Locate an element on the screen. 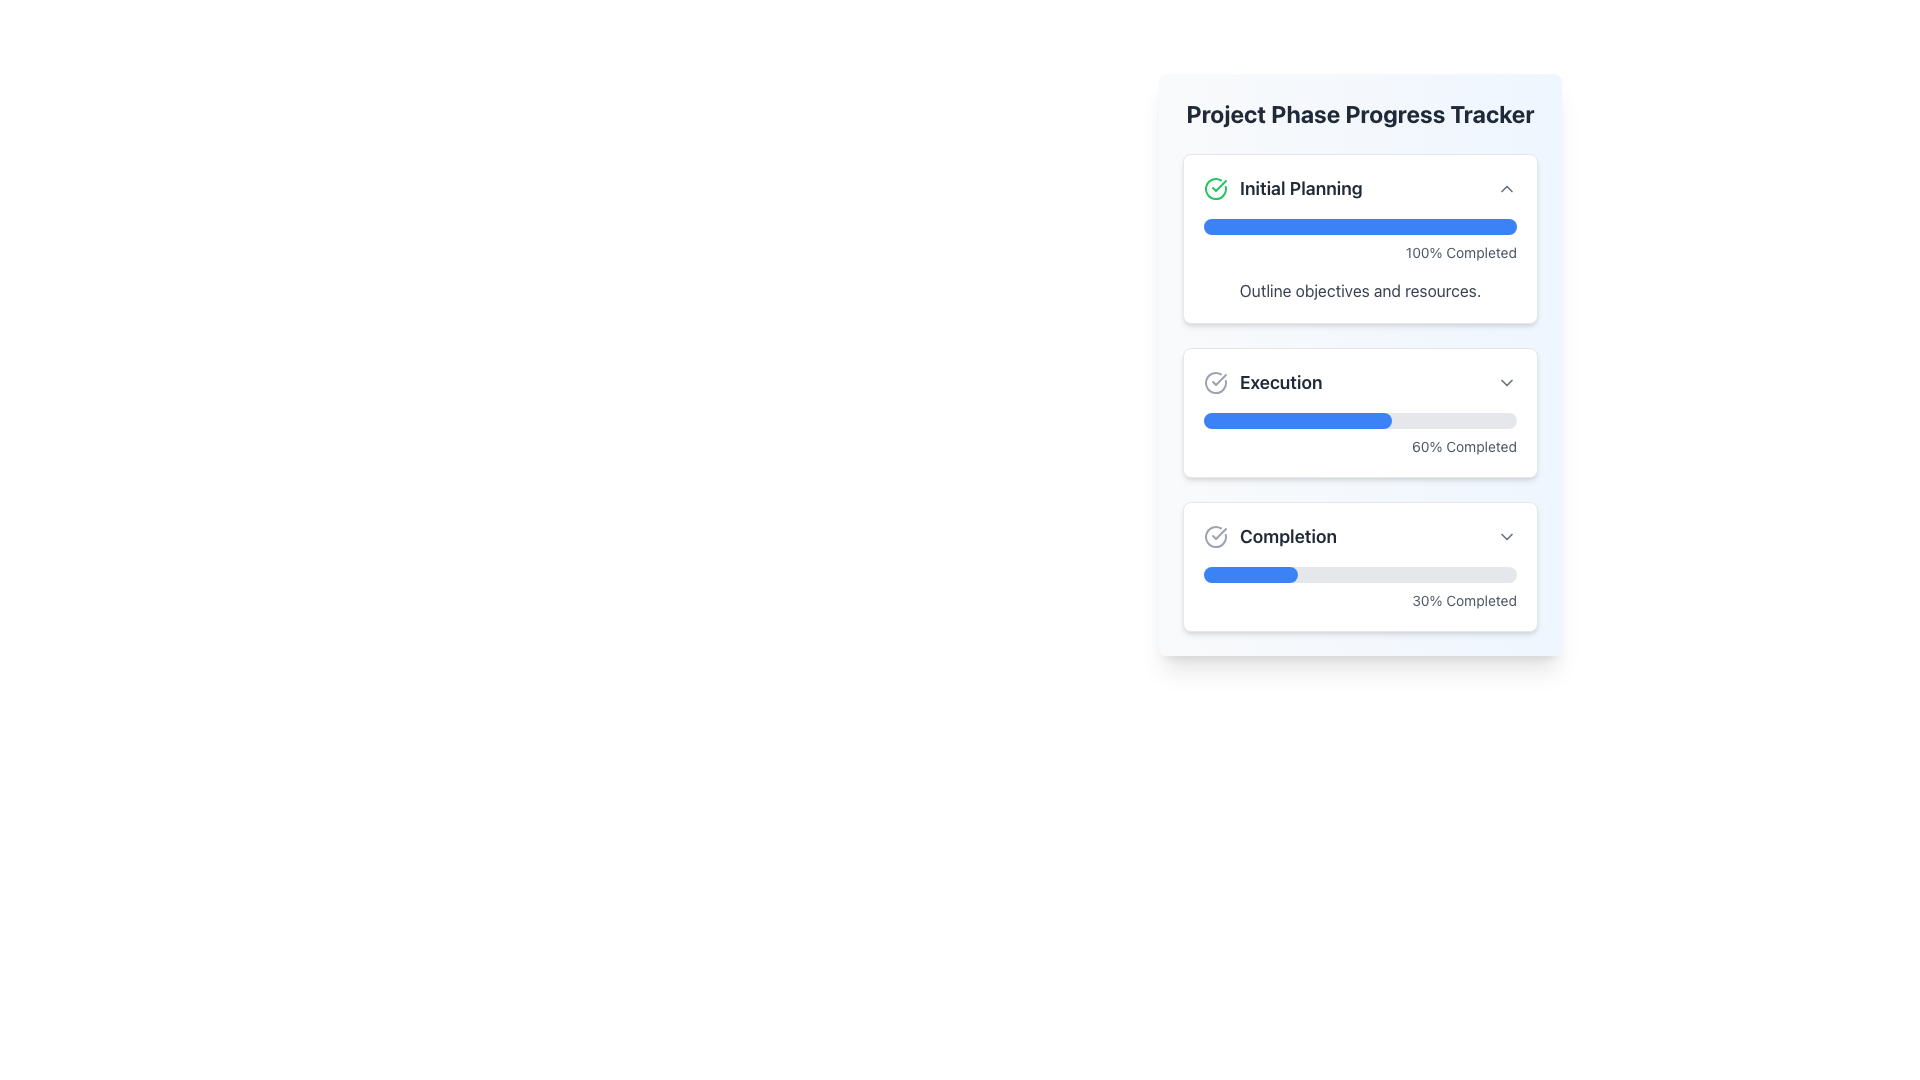 This screenshot has height=1080, width=1920. the Progress Bar indicating 100% completion of the 'Initial Planning' phase, positioned below the title and checkmark icon, and above the text '100% Completed' is located at coordinates (1360, 226).